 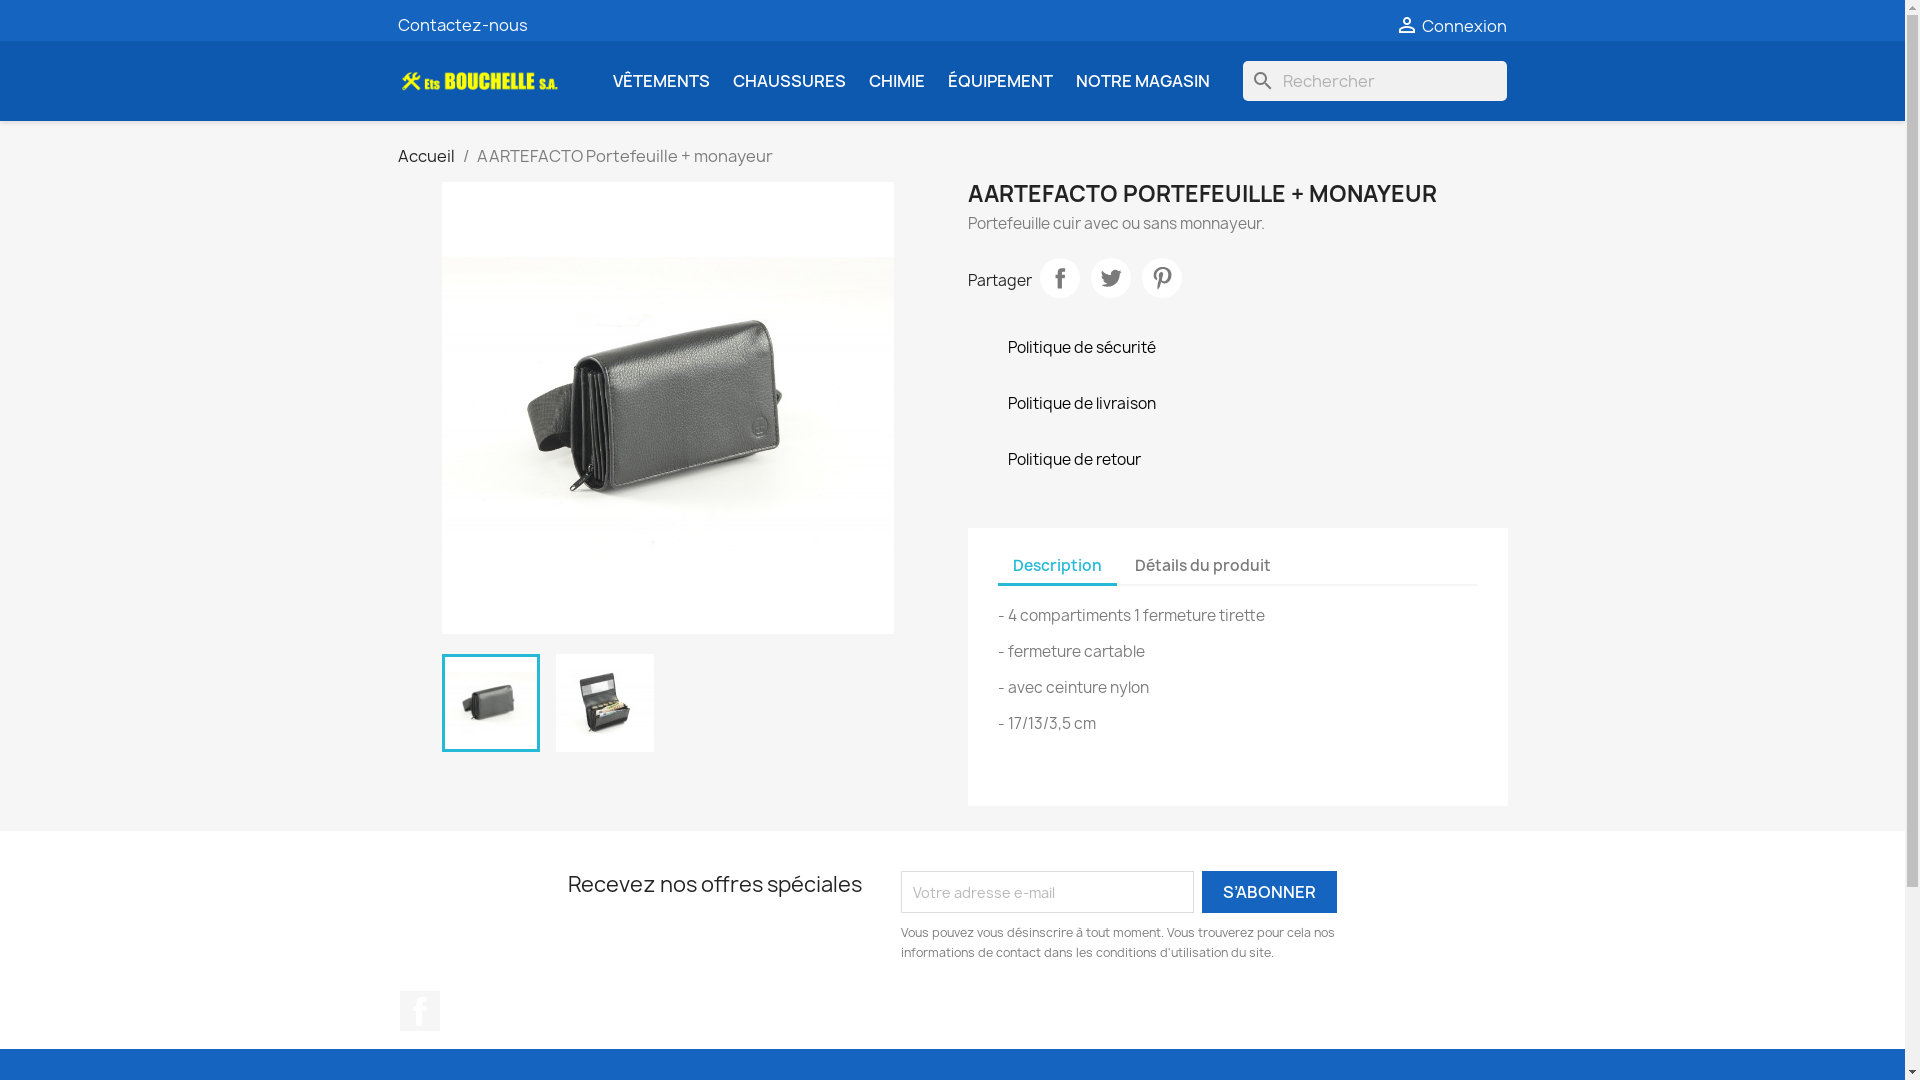 I want to click on 'CHIMIE', so click(x=895, y=80).